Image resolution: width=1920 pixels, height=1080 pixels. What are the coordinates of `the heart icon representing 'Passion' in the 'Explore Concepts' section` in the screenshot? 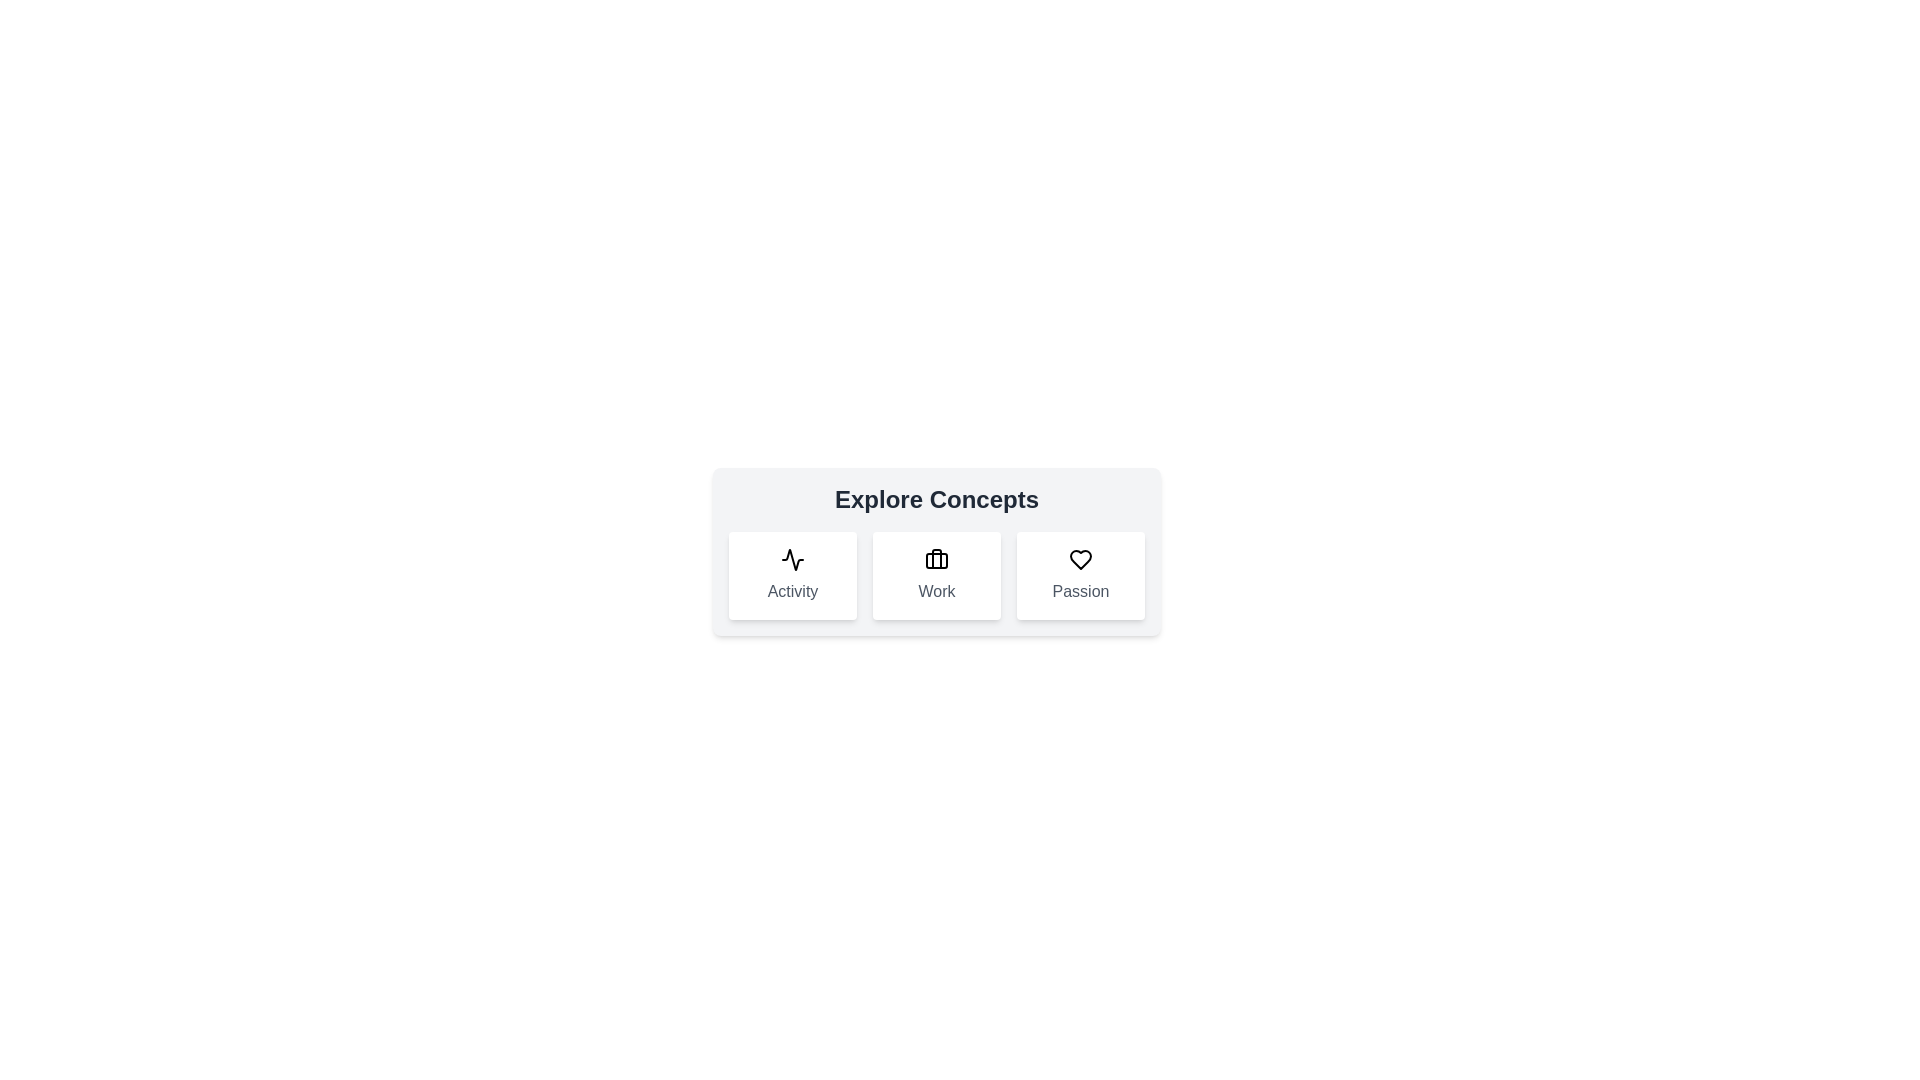 It's located at (1079, 559).